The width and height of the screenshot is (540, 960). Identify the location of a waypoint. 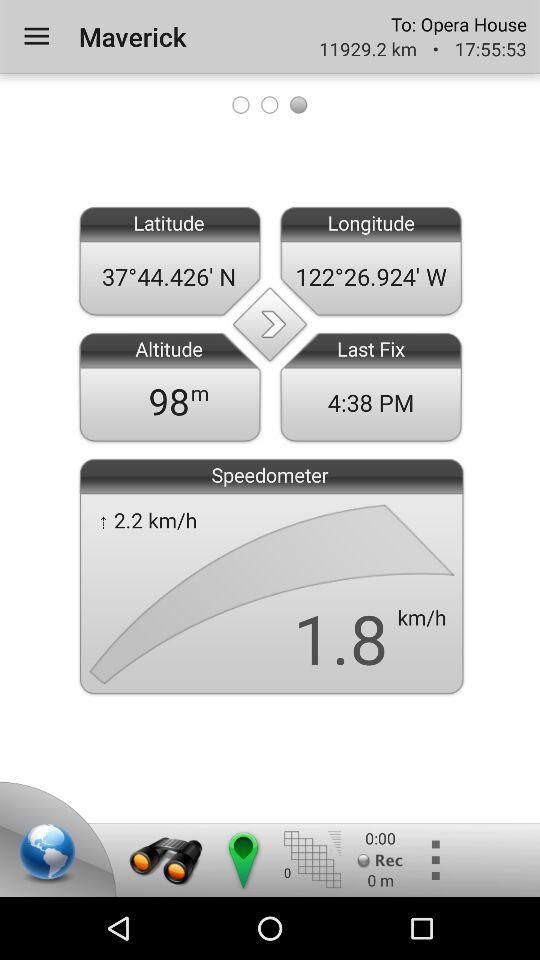
(242, 859).